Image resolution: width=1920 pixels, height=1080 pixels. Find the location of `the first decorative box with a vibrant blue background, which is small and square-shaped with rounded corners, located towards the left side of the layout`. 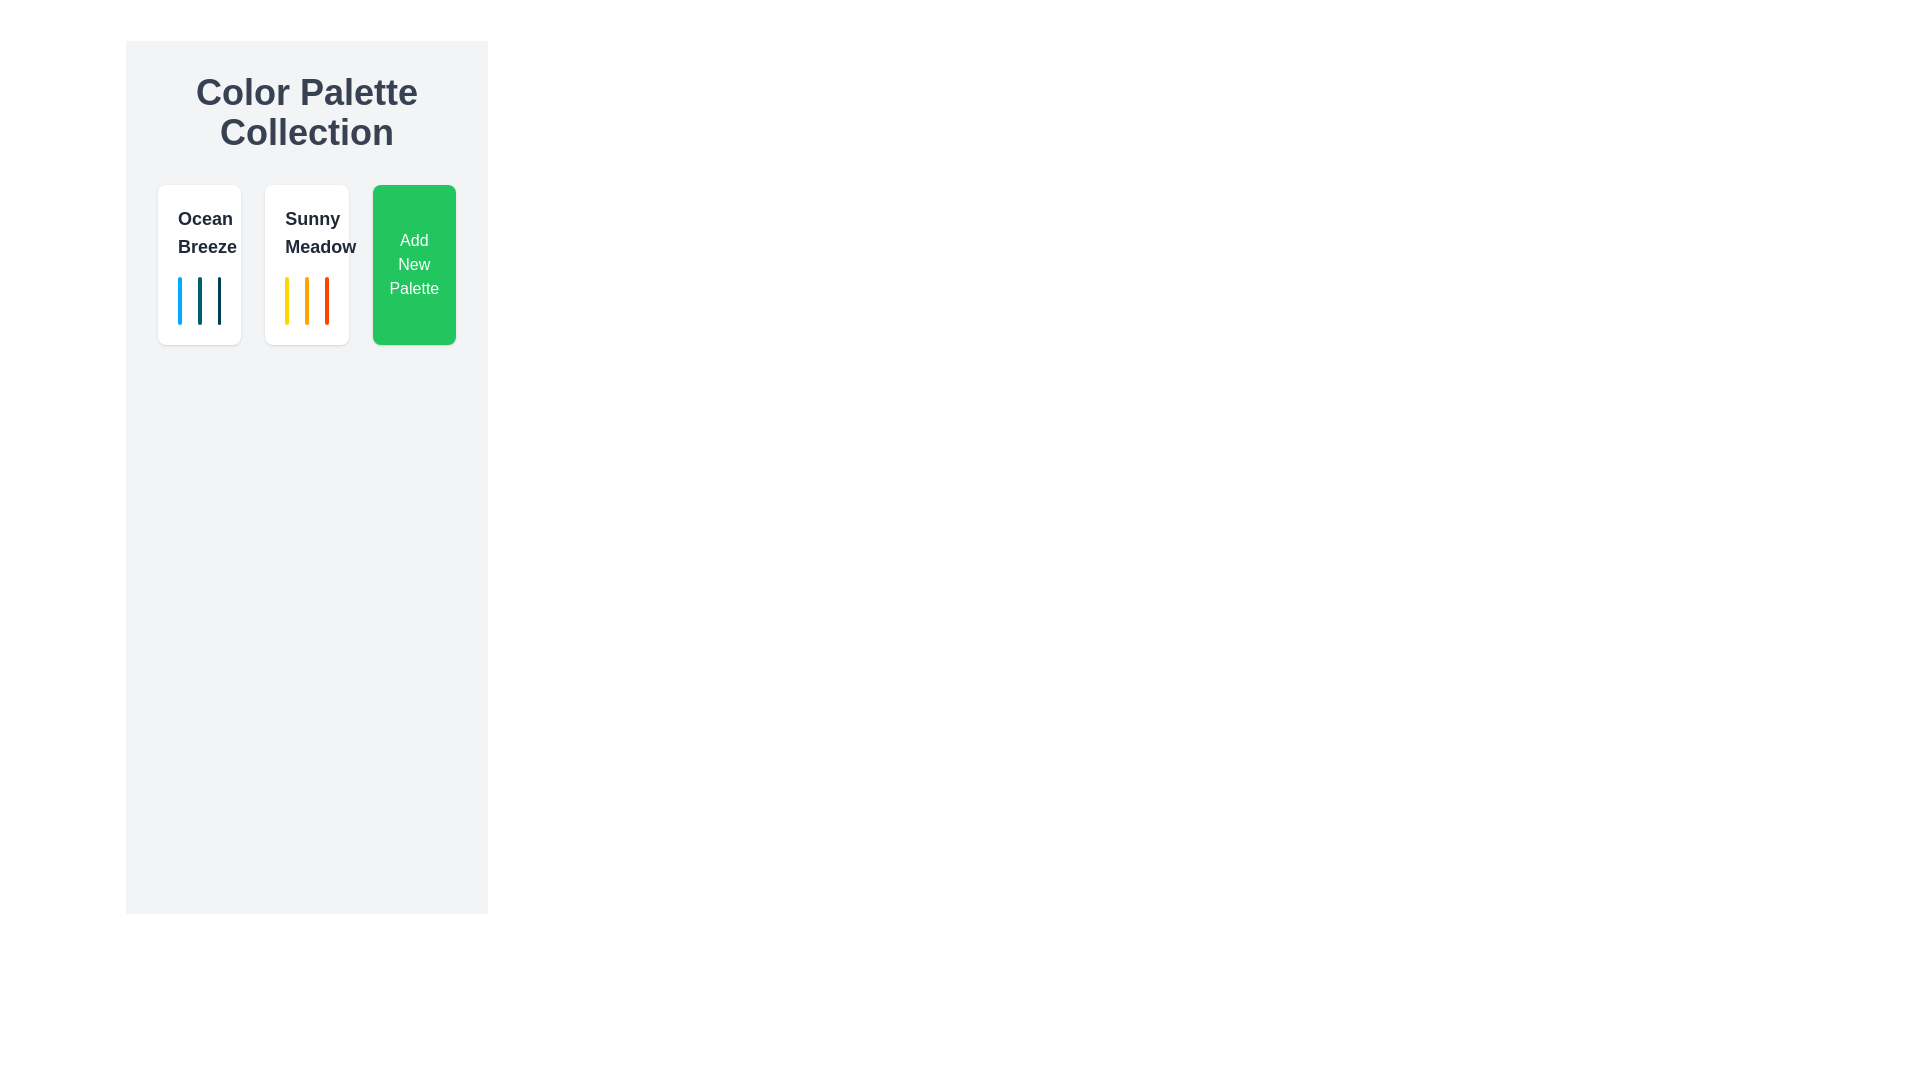

the first decorative box with a vibrant blue background, which is small and square-shaped with rounded corners, located towards the left side of the layout is located at coordinates (179, 300).